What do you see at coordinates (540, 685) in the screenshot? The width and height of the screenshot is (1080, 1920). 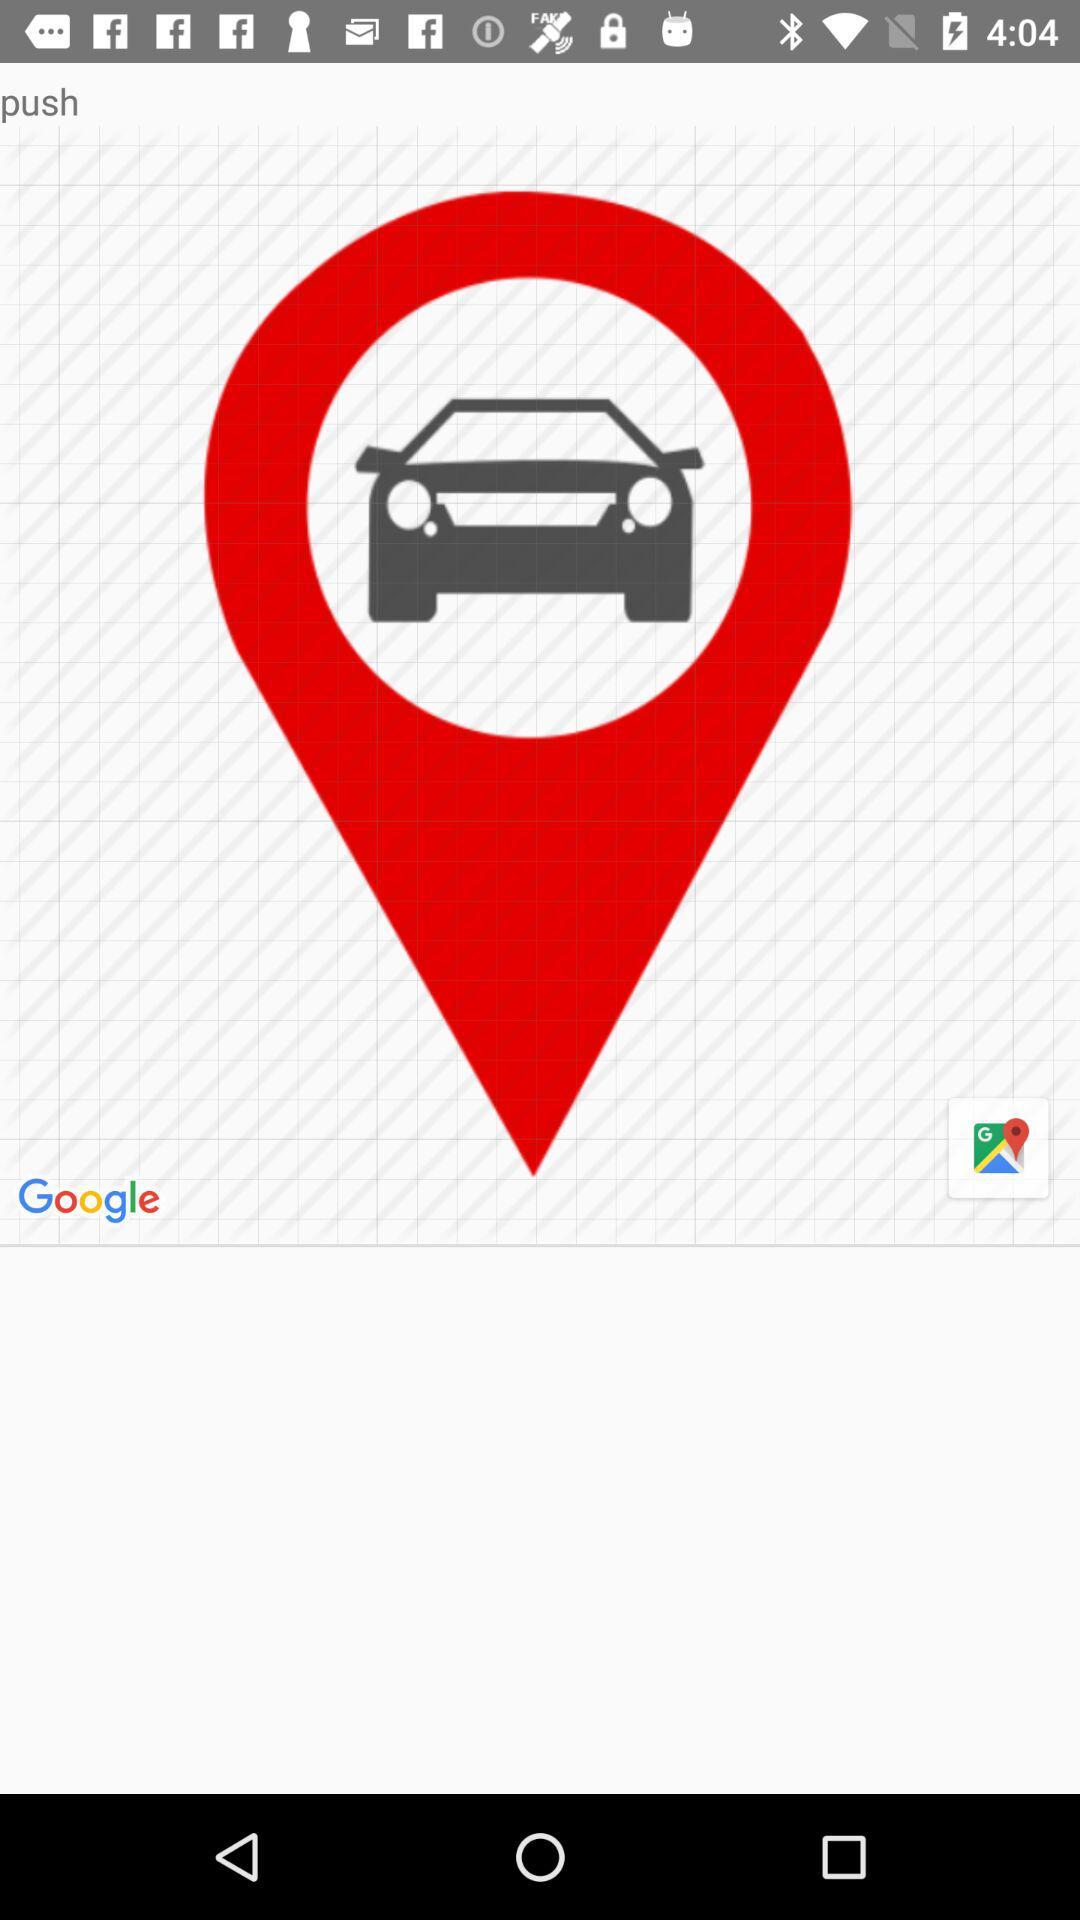 I see `the icon at the center` at bounding box center [540, 685].